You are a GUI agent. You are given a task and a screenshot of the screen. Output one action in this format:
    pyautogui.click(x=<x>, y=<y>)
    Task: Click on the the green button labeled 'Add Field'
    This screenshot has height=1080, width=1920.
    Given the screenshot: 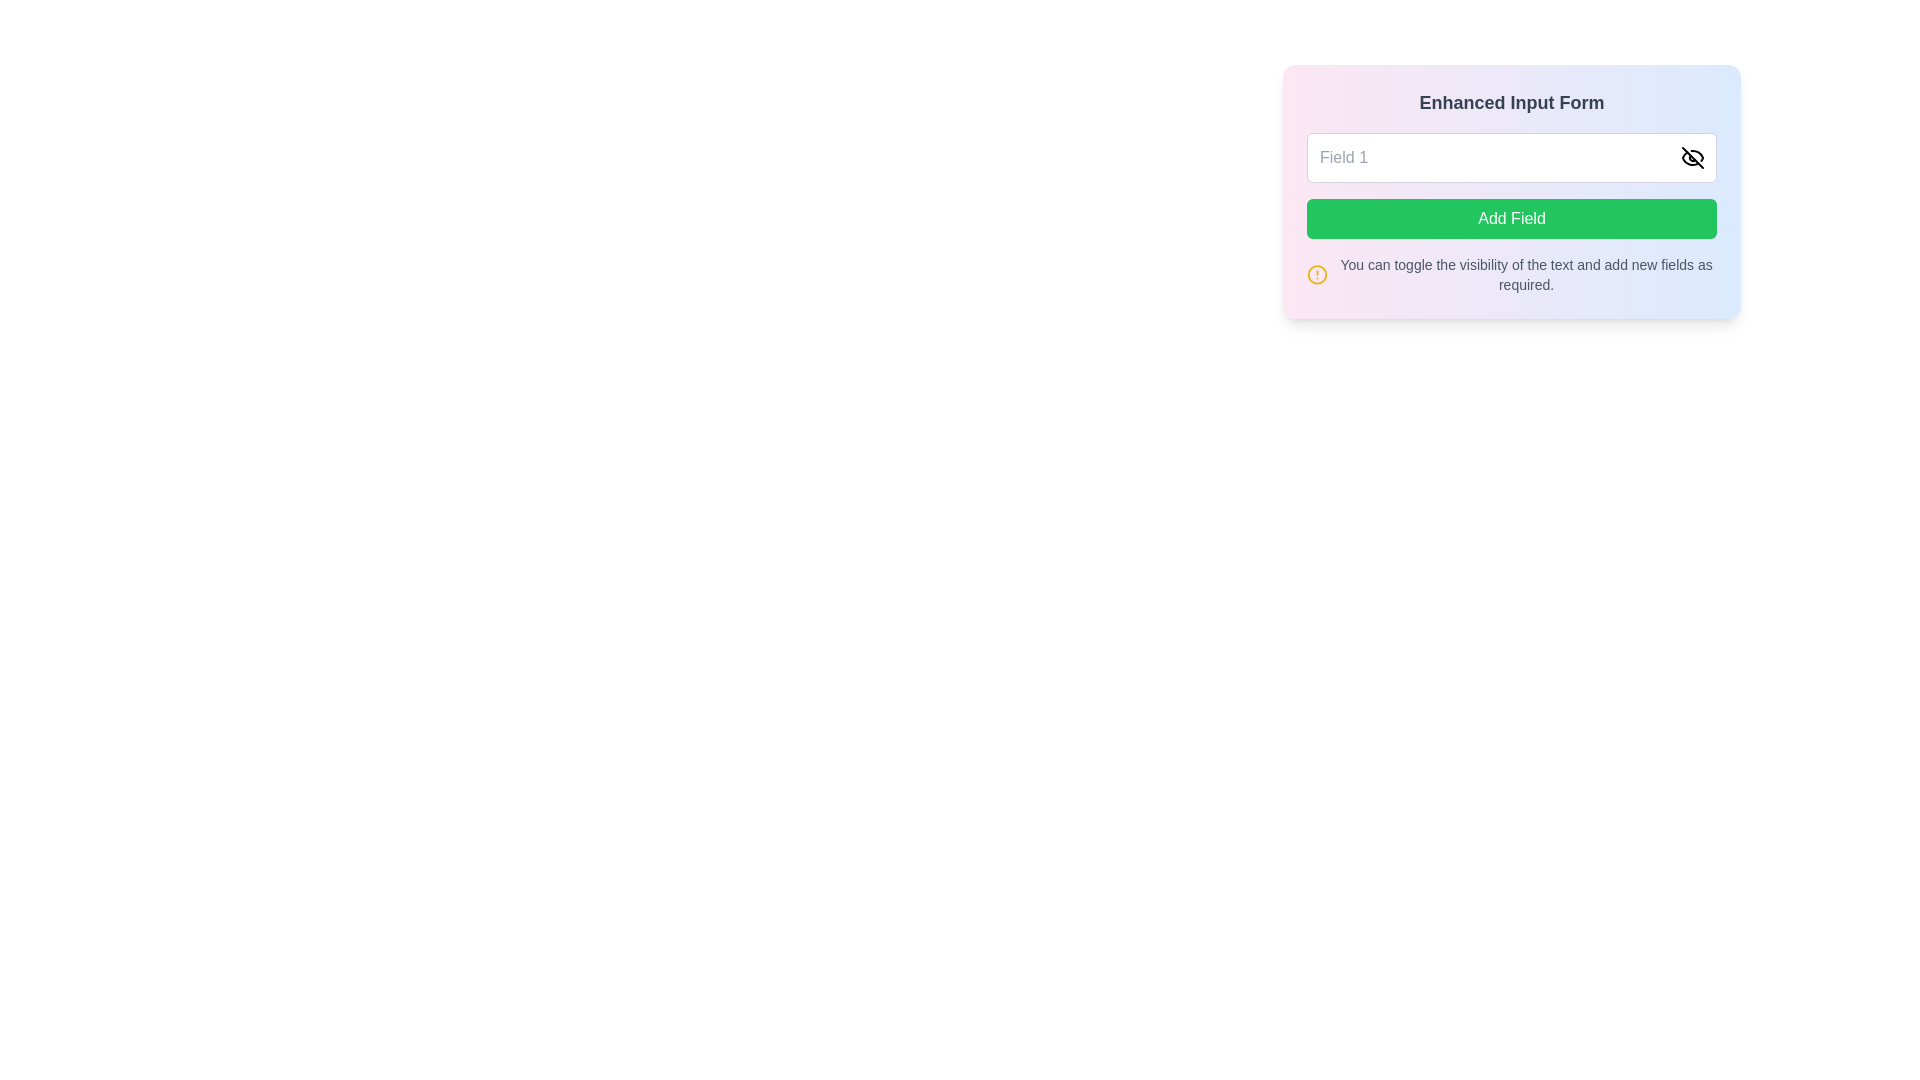 What is the action you would take?
    pyautogui.click(x=1512, y=192)
    